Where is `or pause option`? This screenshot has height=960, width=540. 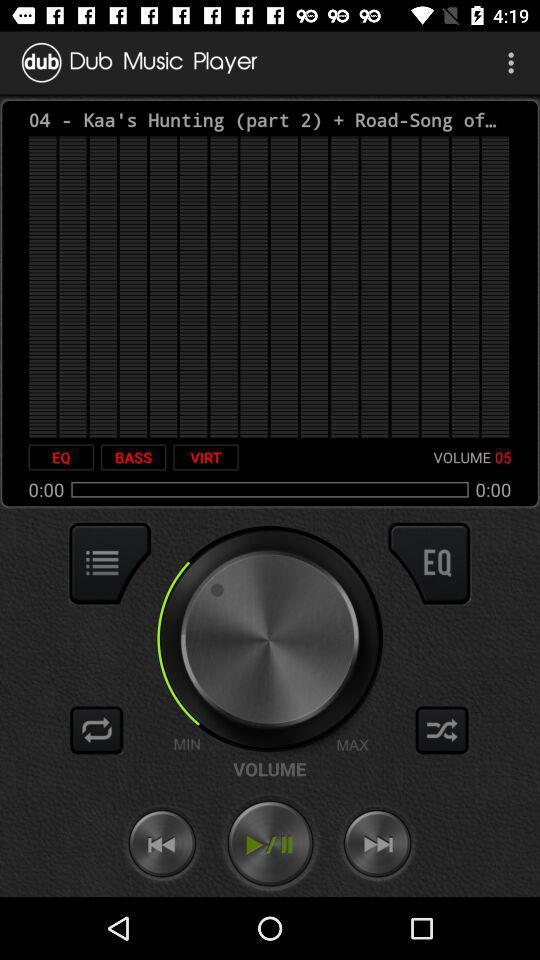
or pause option is located at coordinates (270, 843).